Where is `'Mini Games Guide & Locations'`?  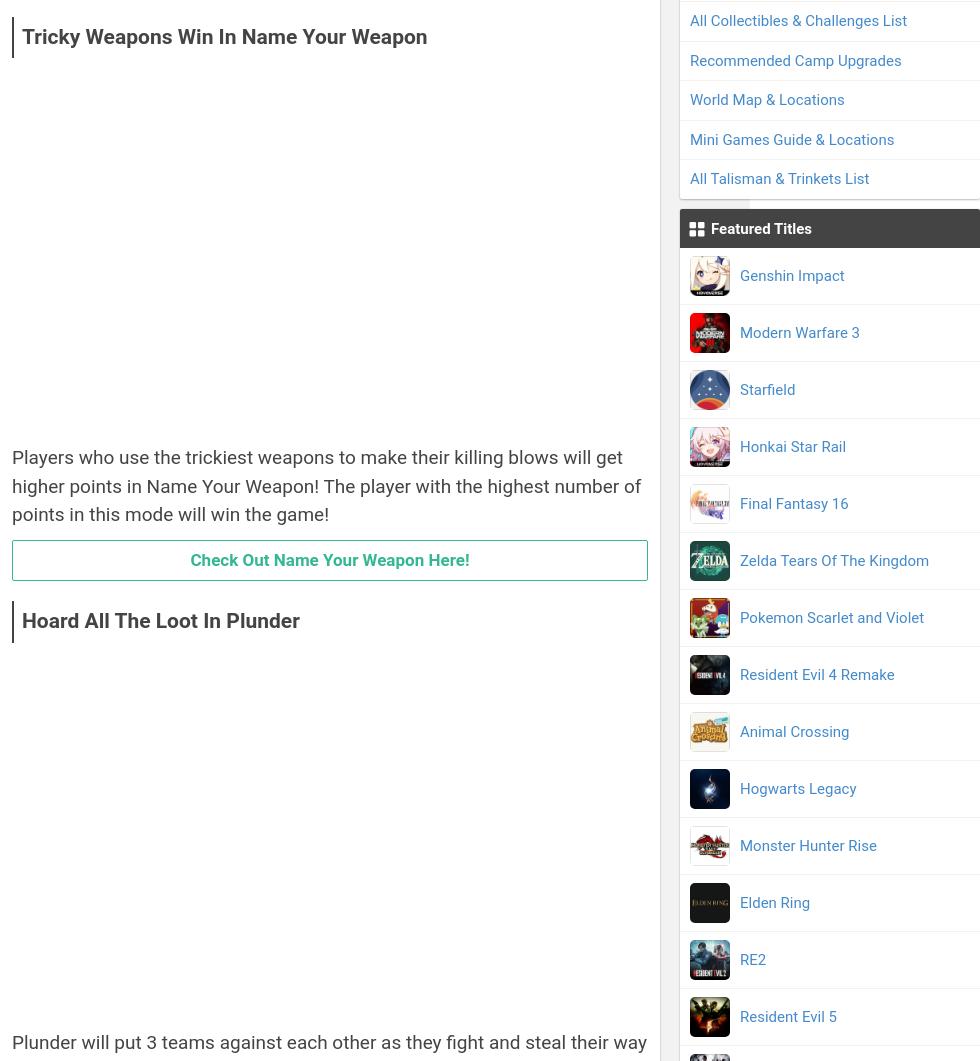 'Mini Games Guide & Locations' is located at coordinates (792, 138).